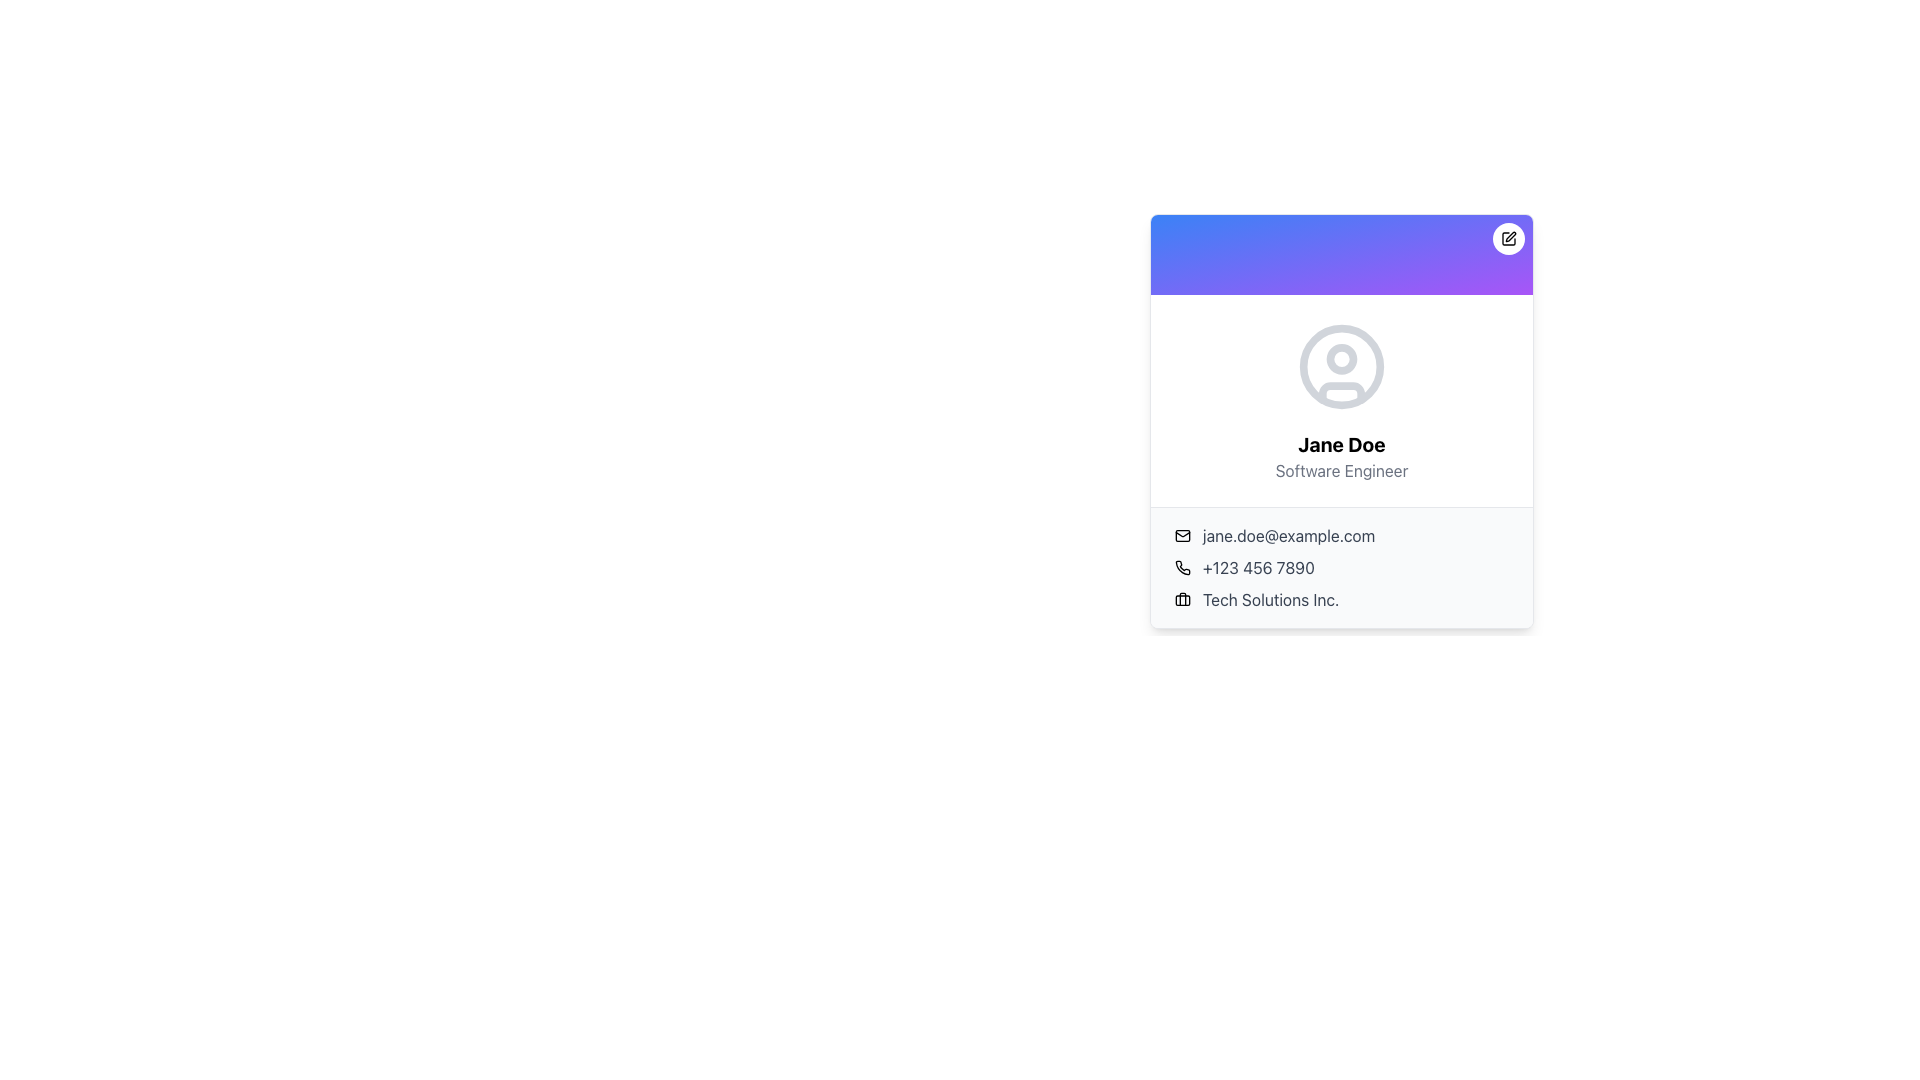  What do you see at coordinates (1182, 535) in the screenshot?
I see `the SVG rectangle that represents the email icon next to 'jane.doe@example.com'` at bounding box center [1182, 535].